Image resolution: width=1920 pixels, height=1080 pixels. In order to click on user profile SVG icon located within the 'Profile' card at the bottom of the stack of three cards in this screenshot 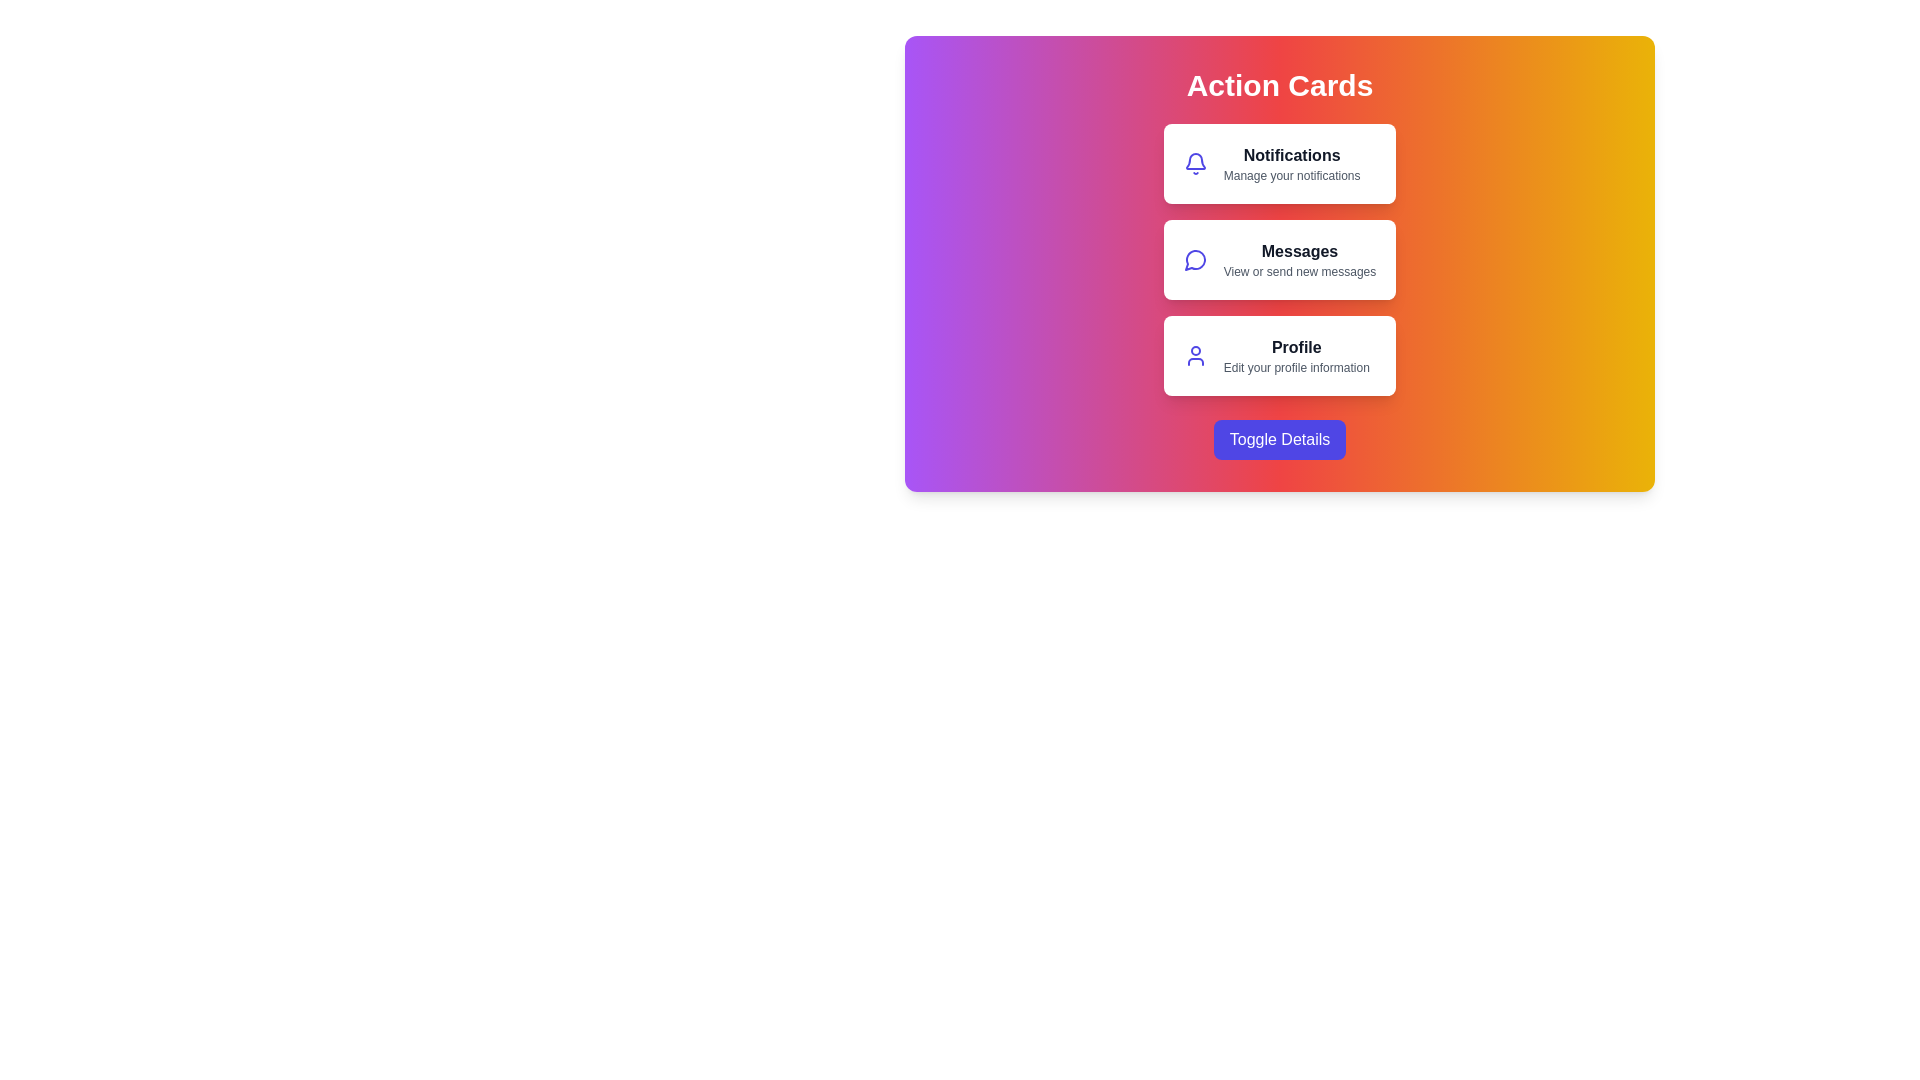, I will do `click(1195, 354)`.